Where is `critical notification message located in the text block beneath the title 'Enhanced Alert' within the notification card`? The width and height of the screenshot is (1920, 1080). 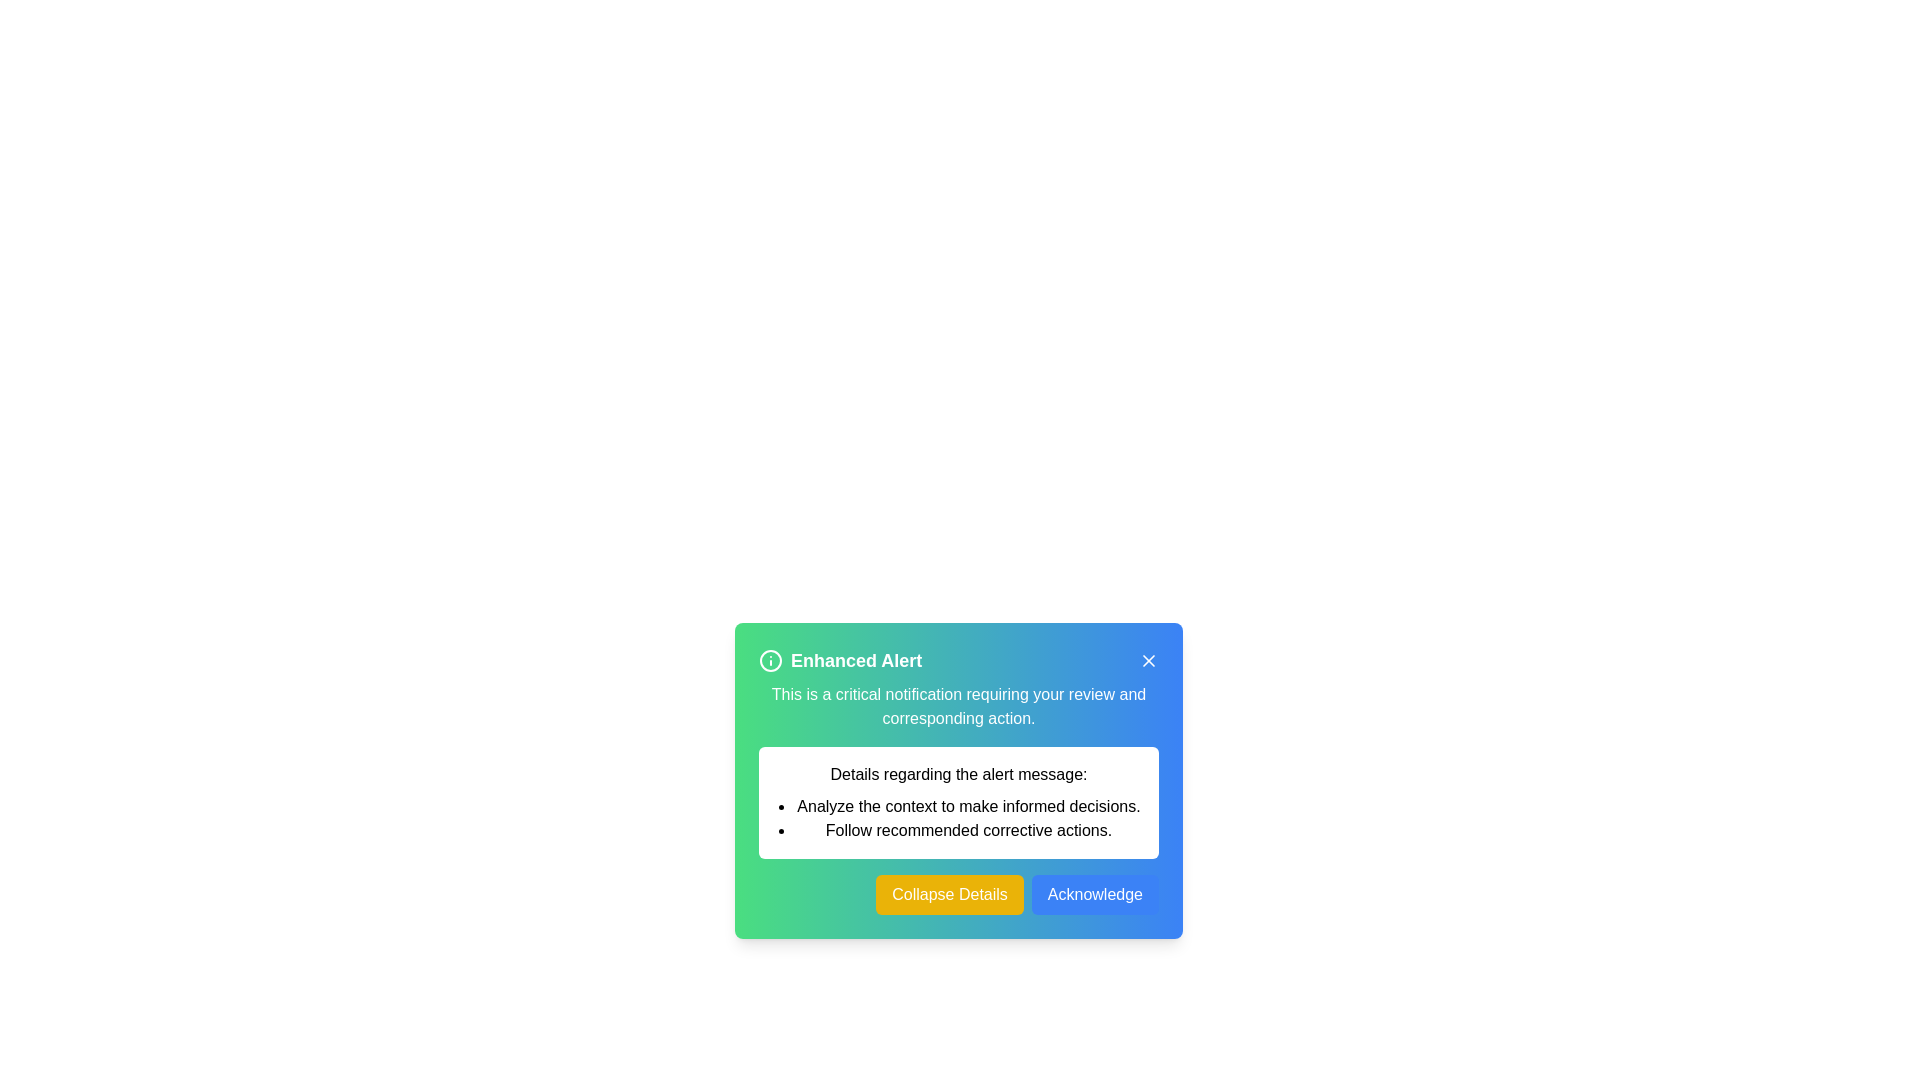
critical notification message located in the text block beneath the title 'Enhanced Alert' within the notification card is located at coordinates (958, 705).